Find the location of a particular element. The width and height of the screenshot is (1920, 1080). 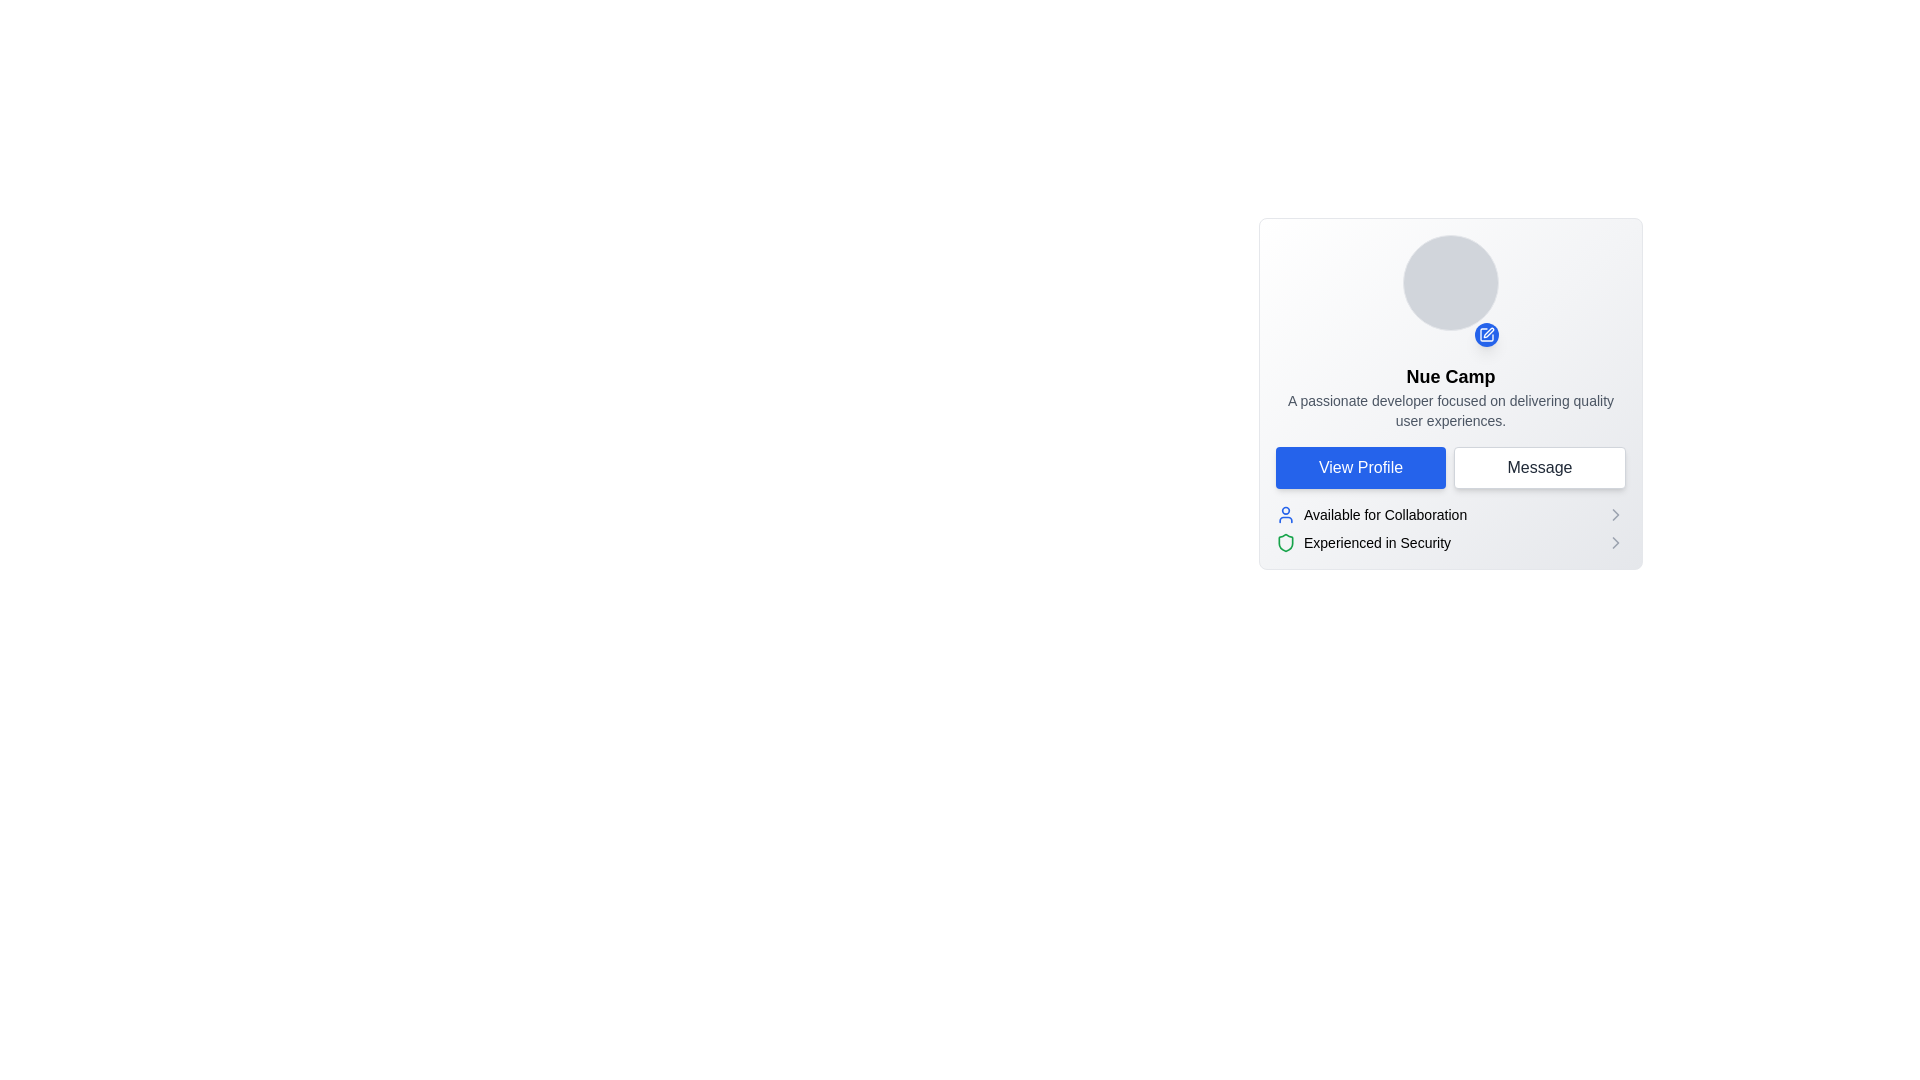

the second informational list item located below the 'Available for Collaboration' row, which likely indicates expertise or traits is located at coordinates (1450, 543).